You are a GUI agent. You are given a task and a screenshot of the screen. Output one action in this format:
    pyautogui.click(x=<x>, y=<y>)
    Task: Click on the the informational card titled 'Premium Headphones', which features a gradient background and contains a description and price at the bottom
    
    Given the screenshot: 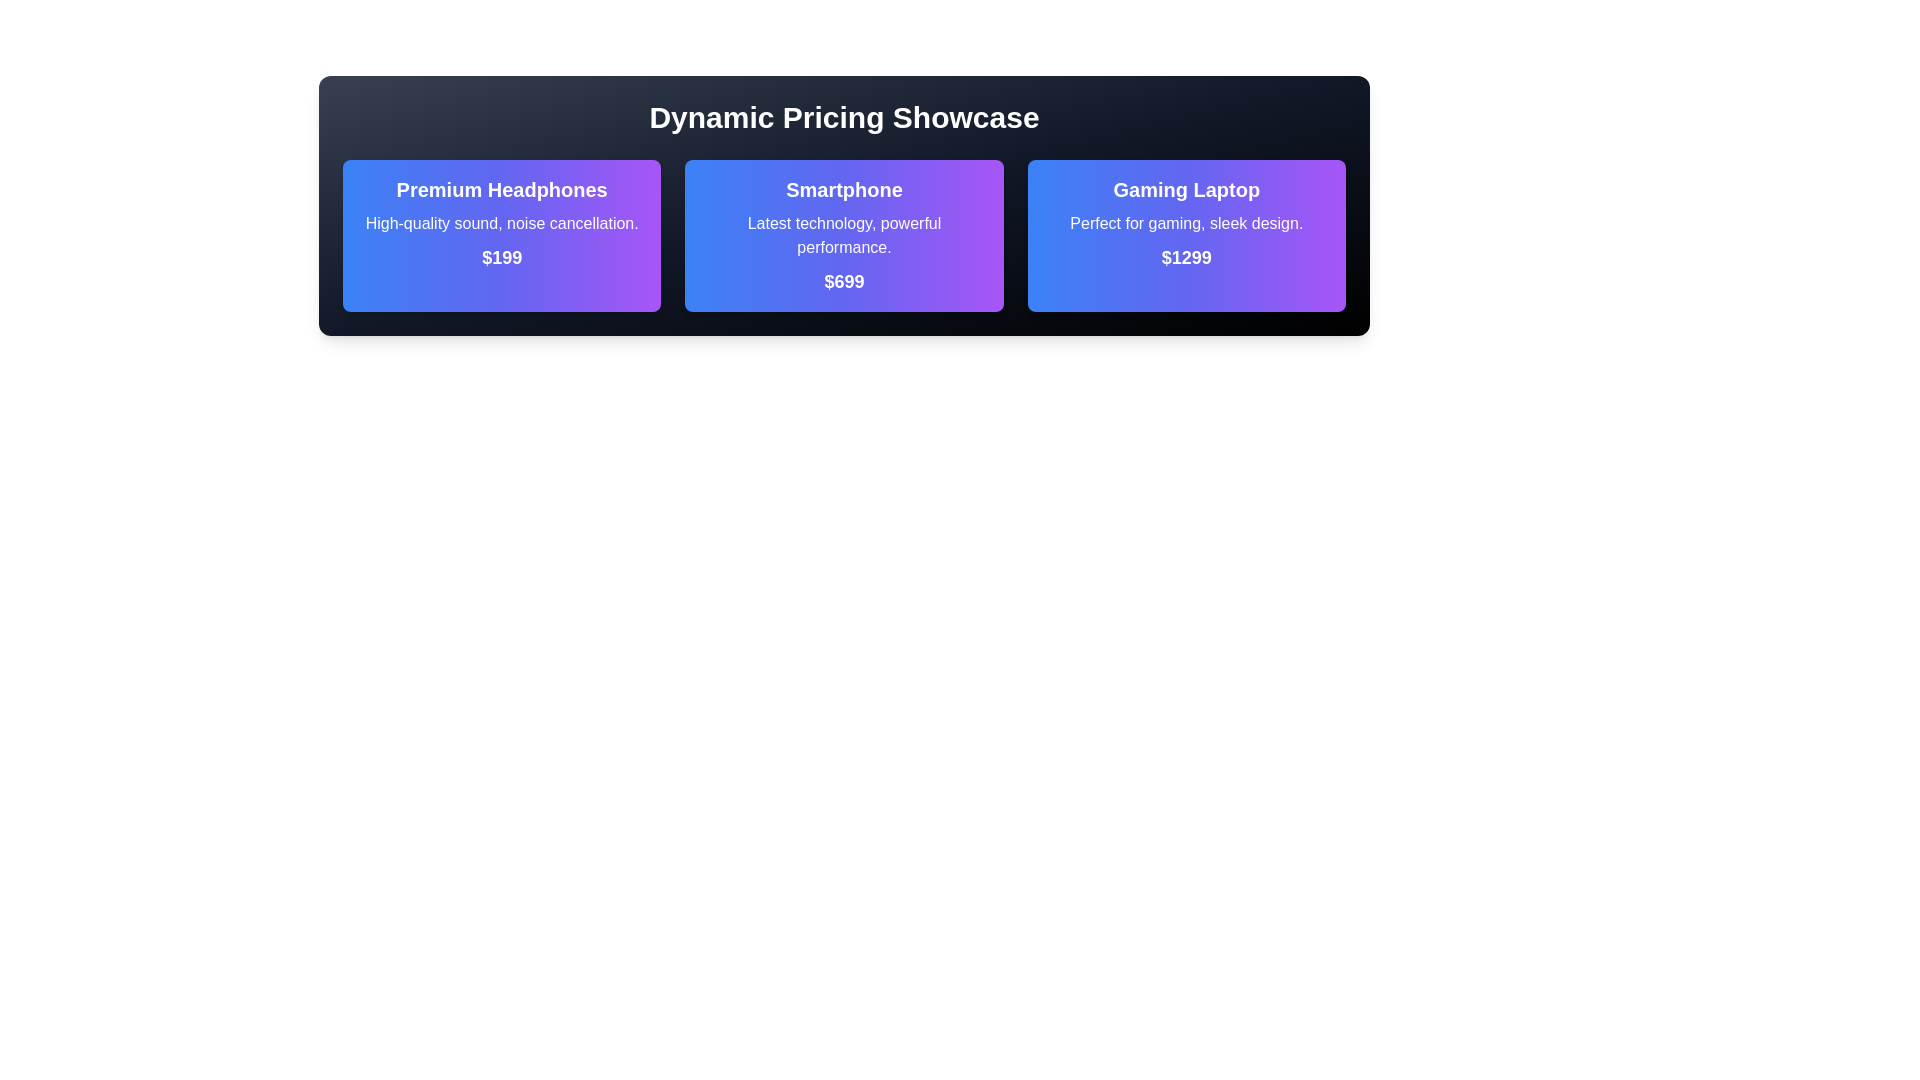 What is the action you would take?
    pyautogui.click(x=502, y=234)
    